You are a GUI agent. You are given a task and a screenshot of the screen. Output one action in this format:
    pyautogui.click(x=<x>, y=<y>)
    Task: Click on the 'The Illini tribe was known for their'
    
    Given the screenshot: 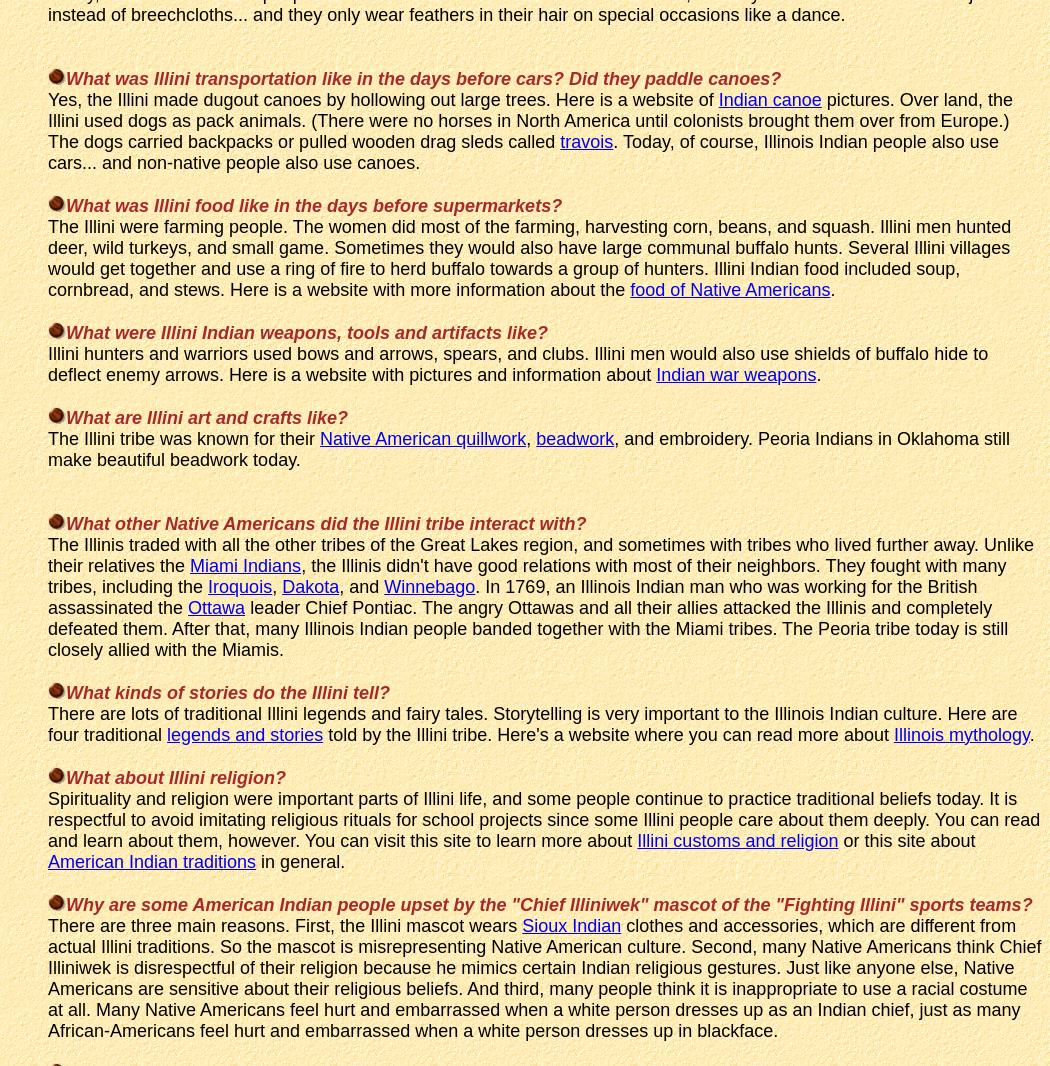 What is the action you would take?
    pyautogui.click(x=183, y=438)
    